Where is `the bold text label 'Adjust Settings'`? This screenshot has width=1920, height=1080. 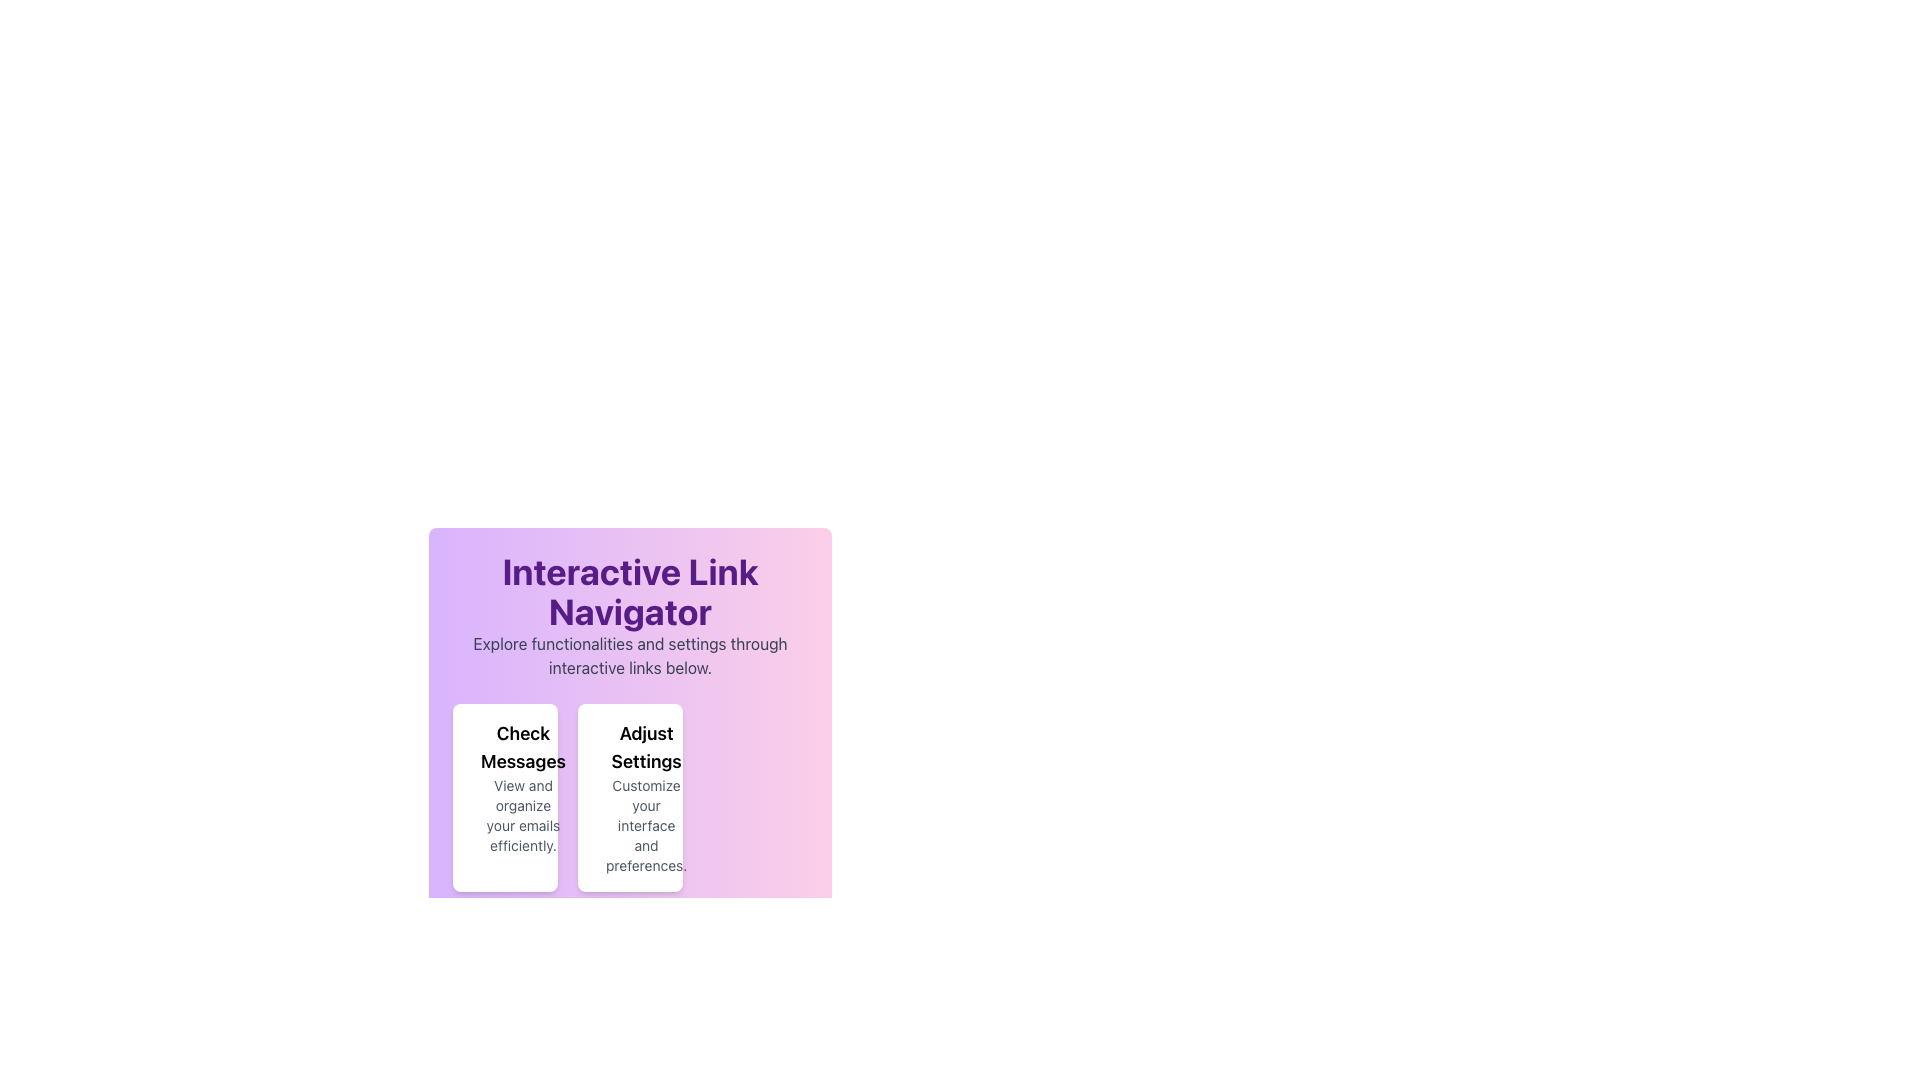 the bold text label 'Adjust Settings' is located at coordinates (646, 748).